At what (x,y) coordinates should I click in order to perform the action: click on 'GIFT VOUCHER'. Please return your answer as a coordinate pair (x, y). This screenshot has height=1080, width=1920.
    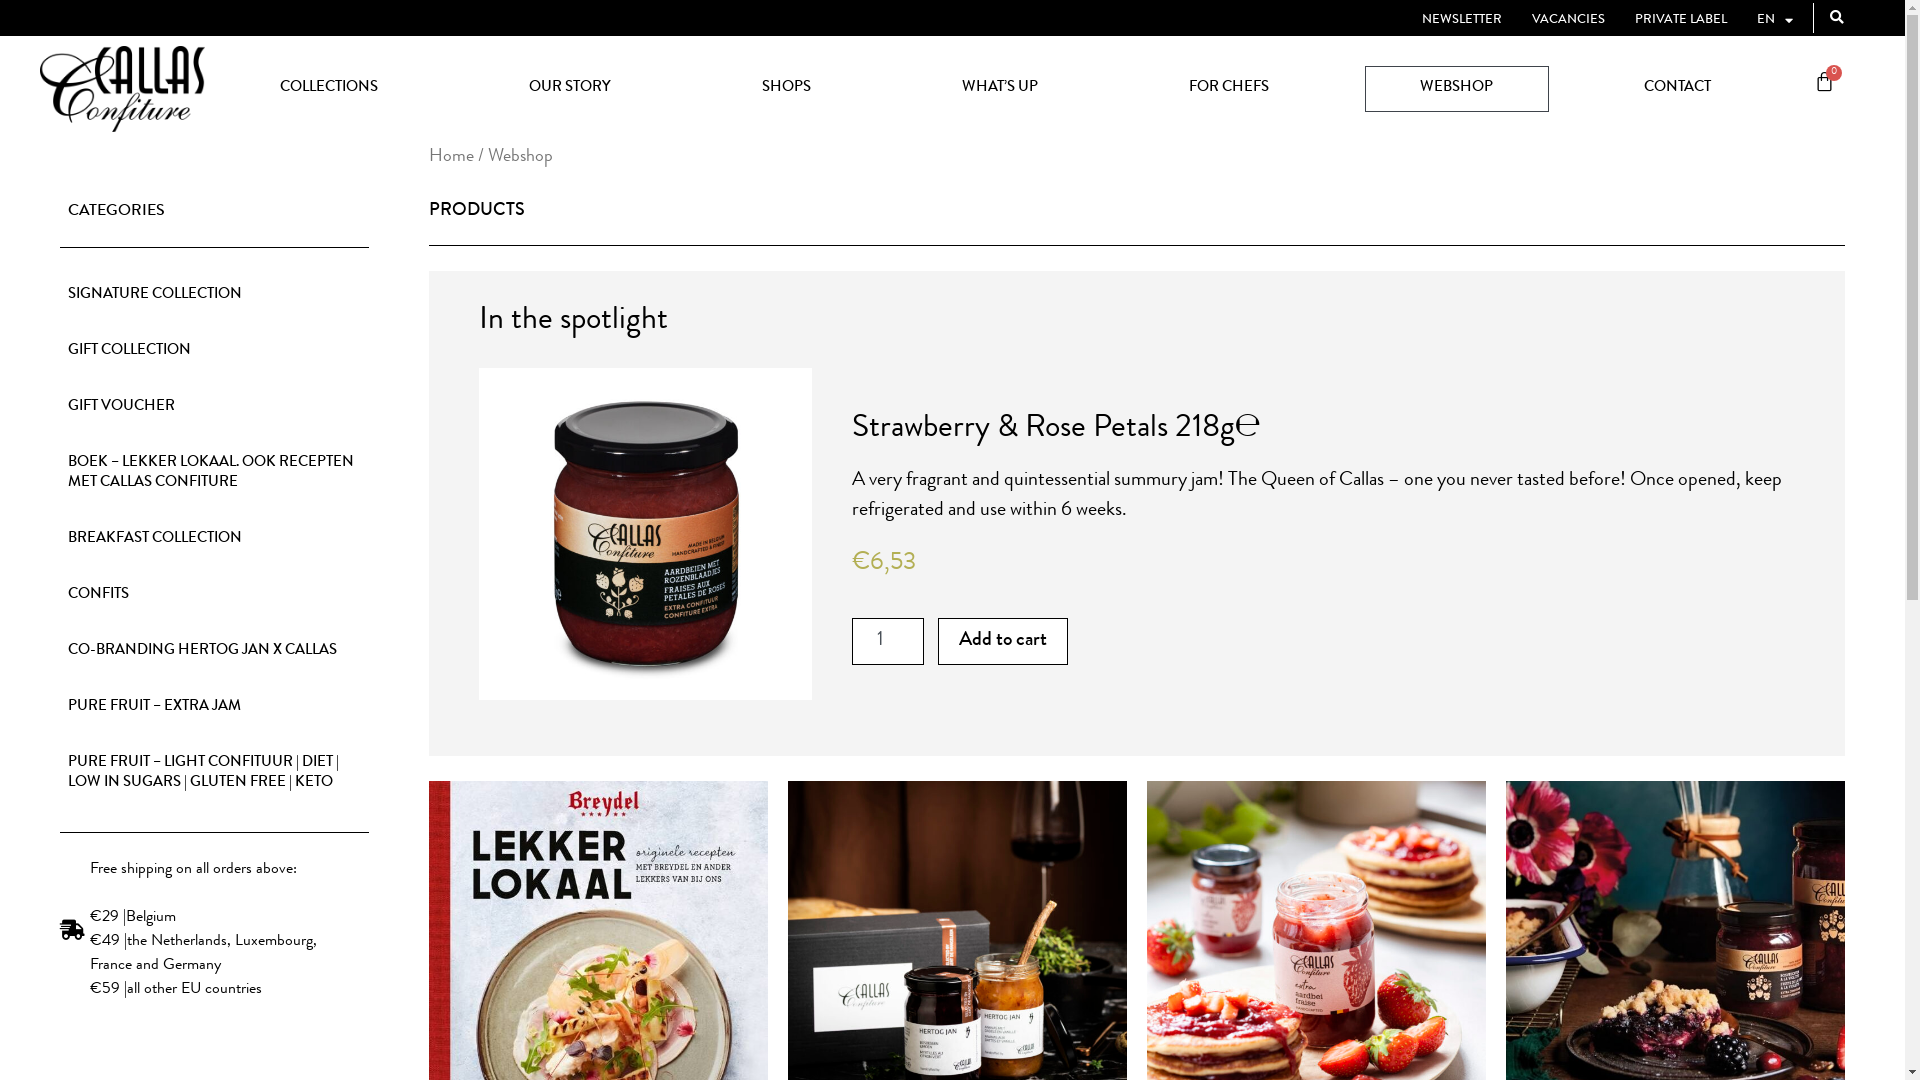
    Looking at the image, I should click on (214, 407).